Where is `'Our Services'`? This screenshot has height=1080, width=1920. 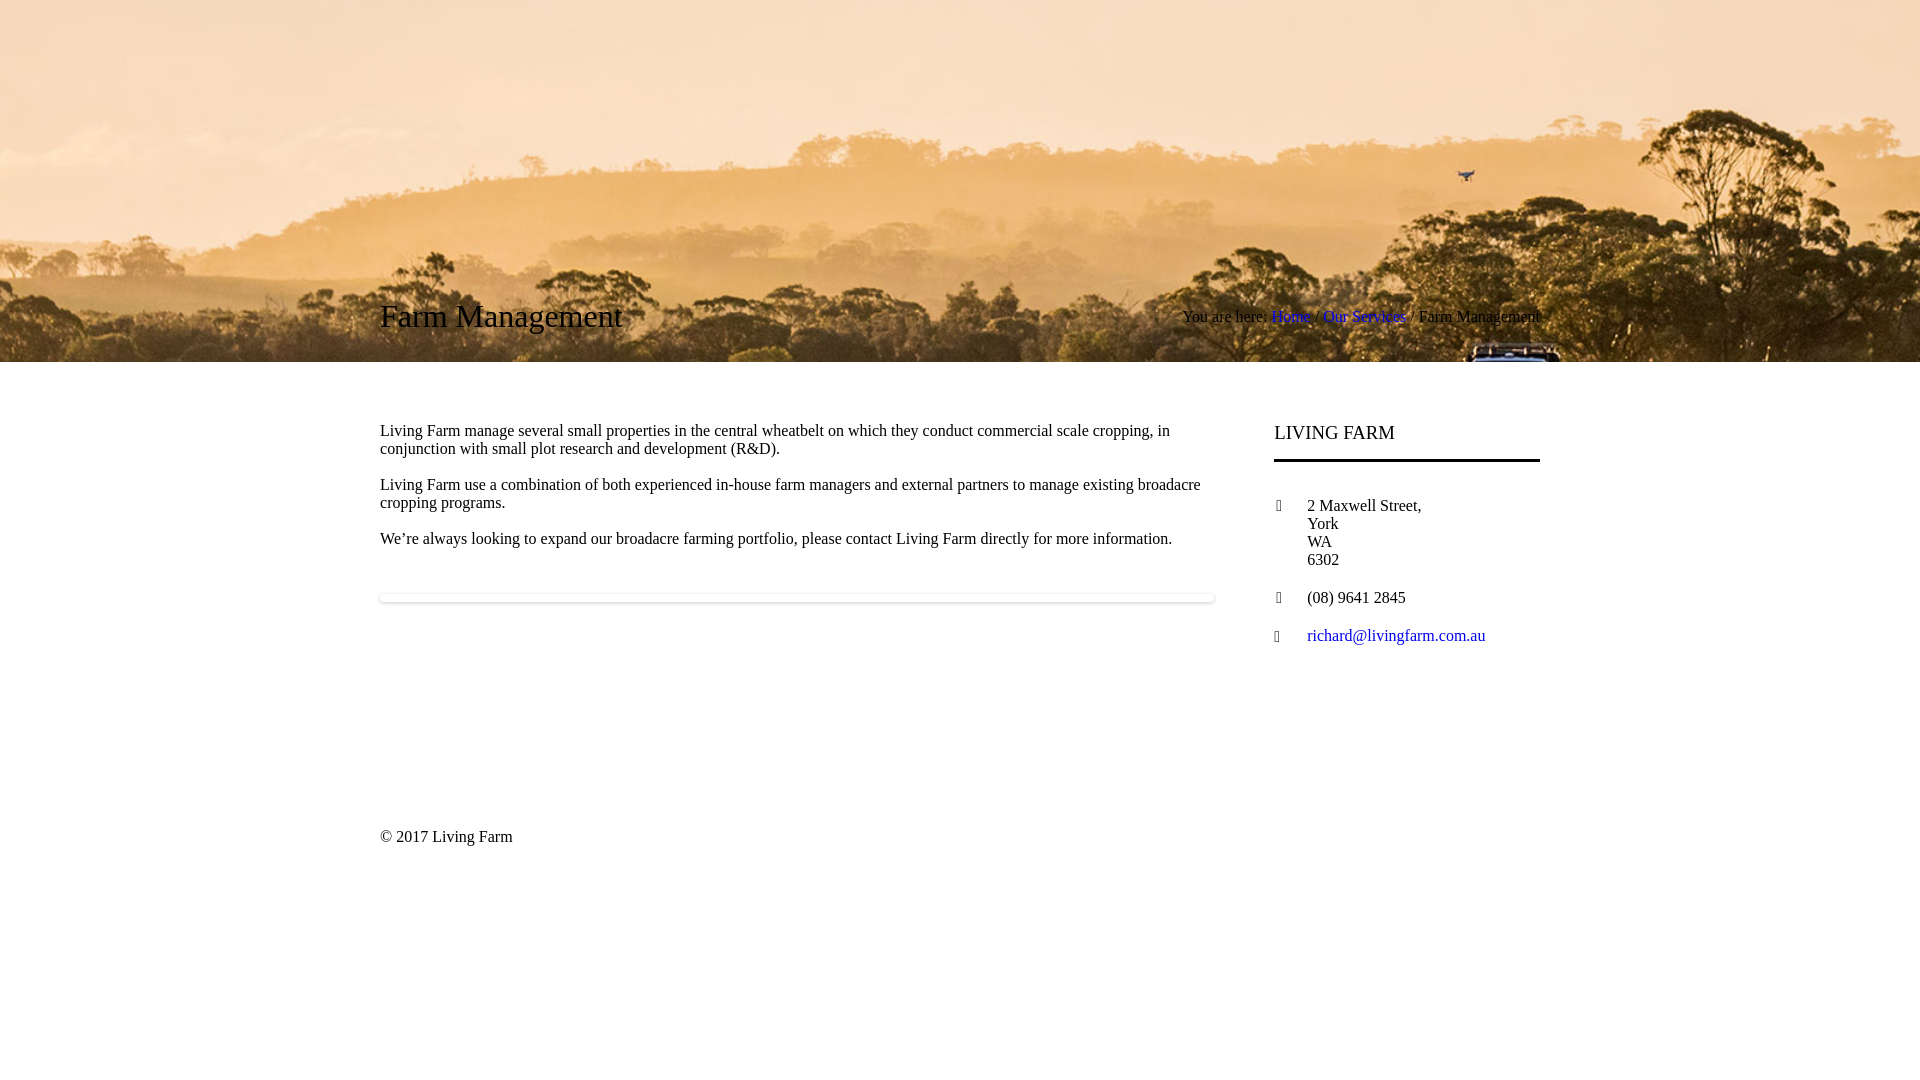
'Our Services' is located at coordinates (1363, 315).